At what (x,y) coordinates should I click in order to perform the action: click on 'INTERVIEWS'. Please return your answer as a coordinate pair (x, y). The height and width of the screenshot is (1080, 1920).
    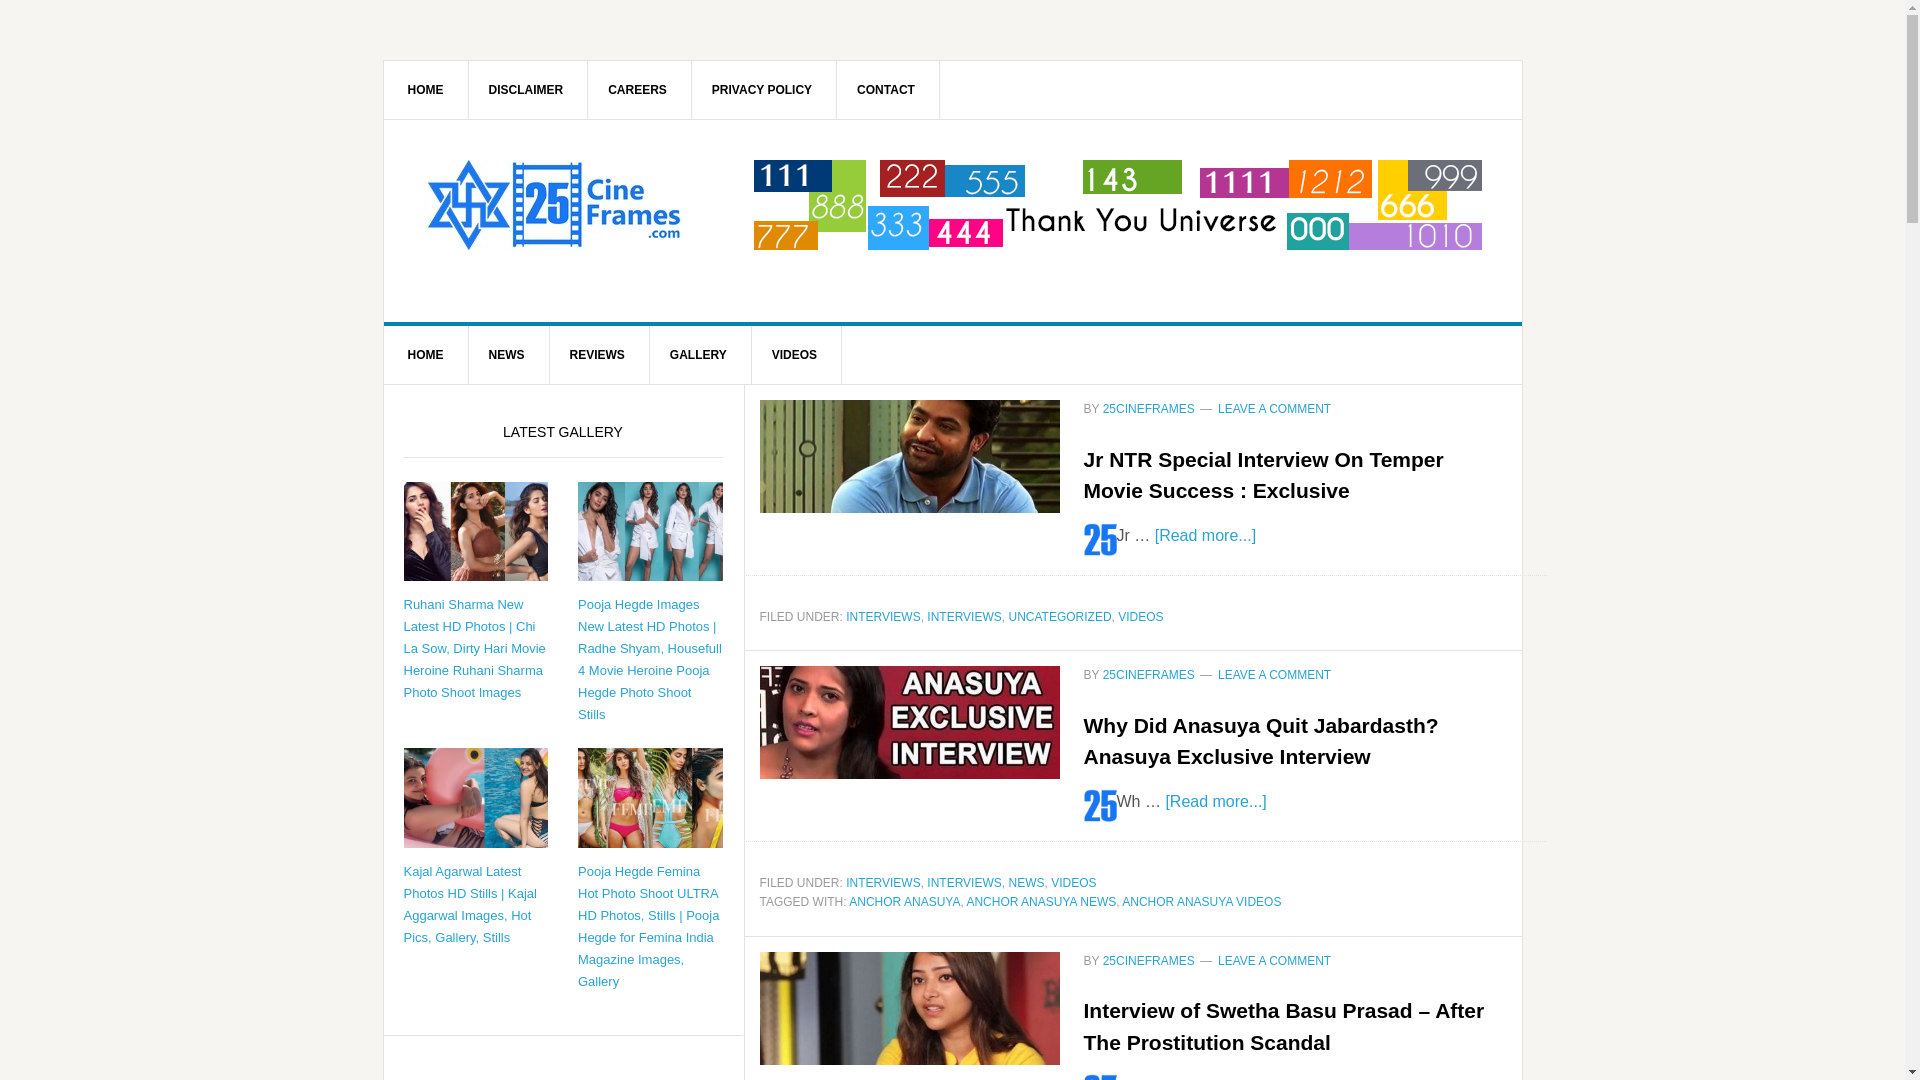
    Looking at the image, I should click on (964, 882).